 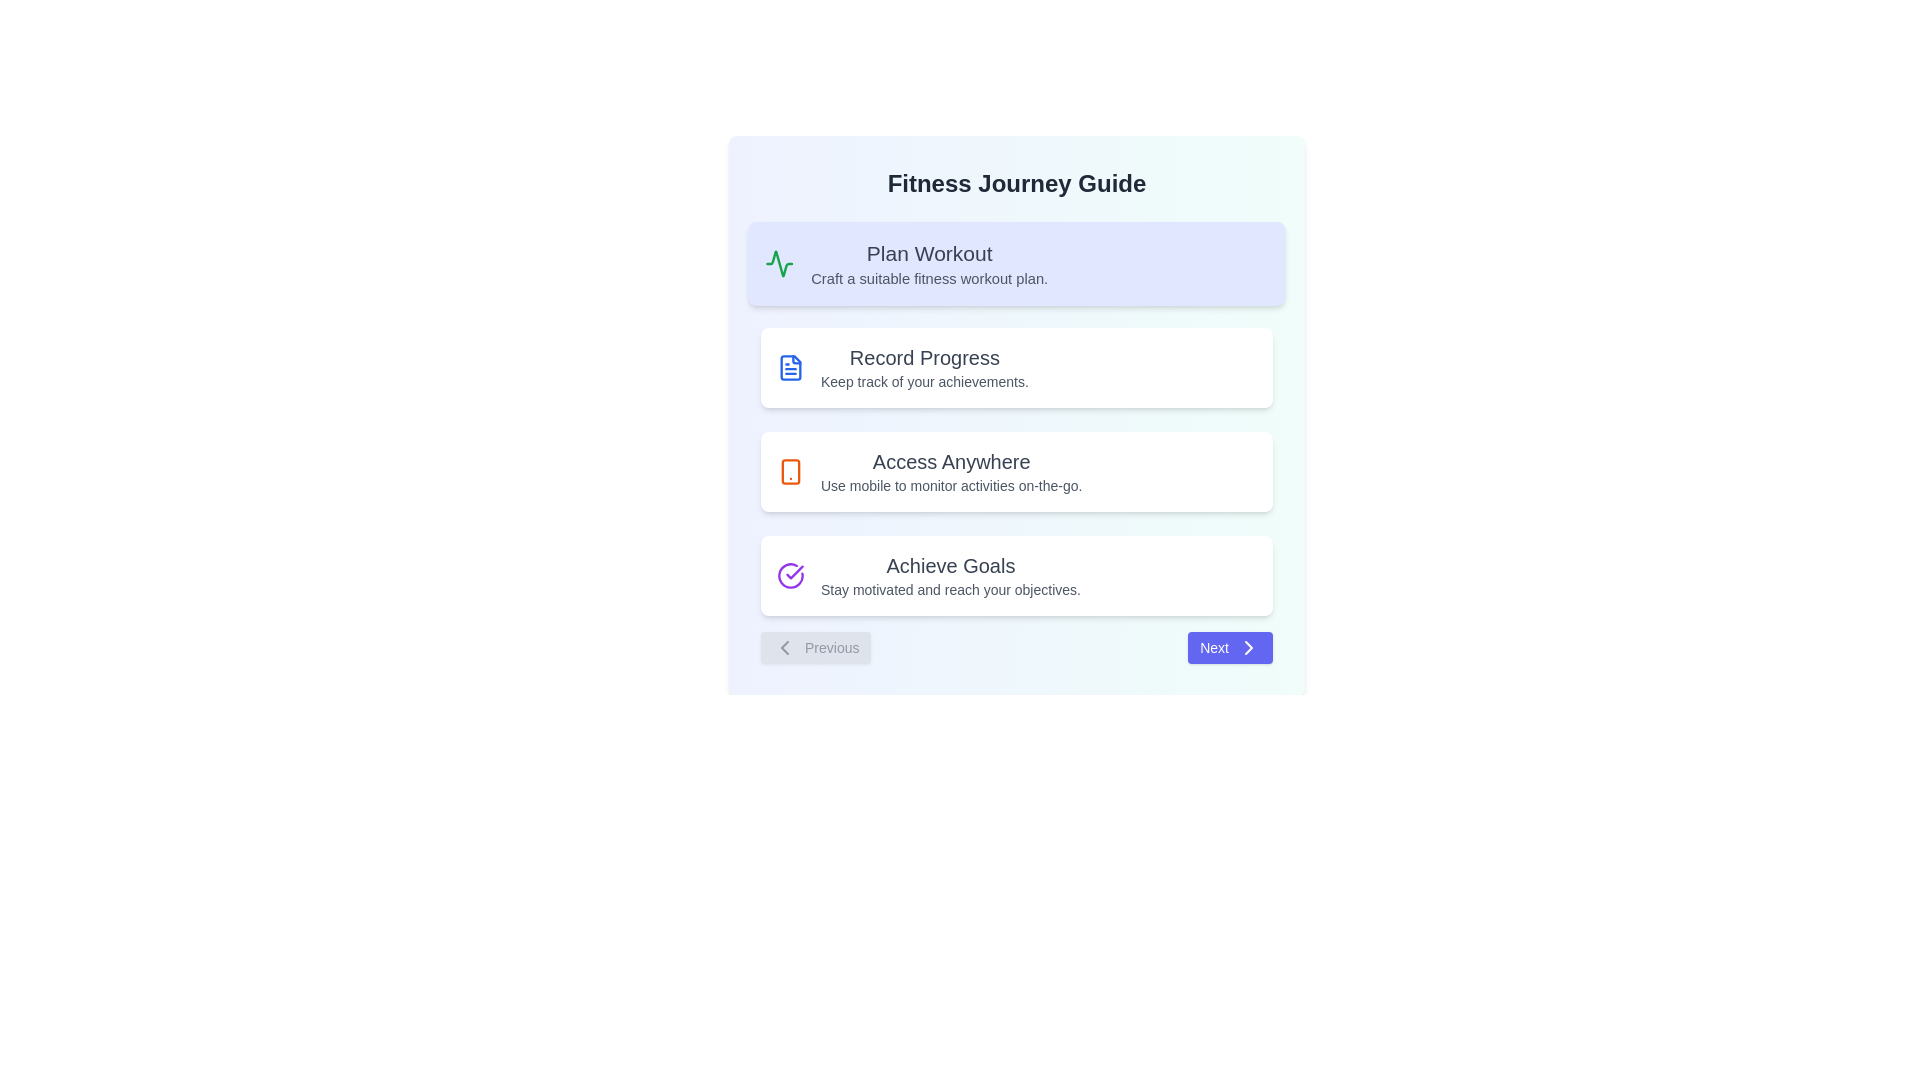 What do you see at coordinates (790, 471) in the screenshot?
I see `the inner rectangle of the smartphone icon, which is located in the third entry from the top in the 'Fitness Journey Guide' section, representing mobility and access-related features` at bounding box center [790, 471].